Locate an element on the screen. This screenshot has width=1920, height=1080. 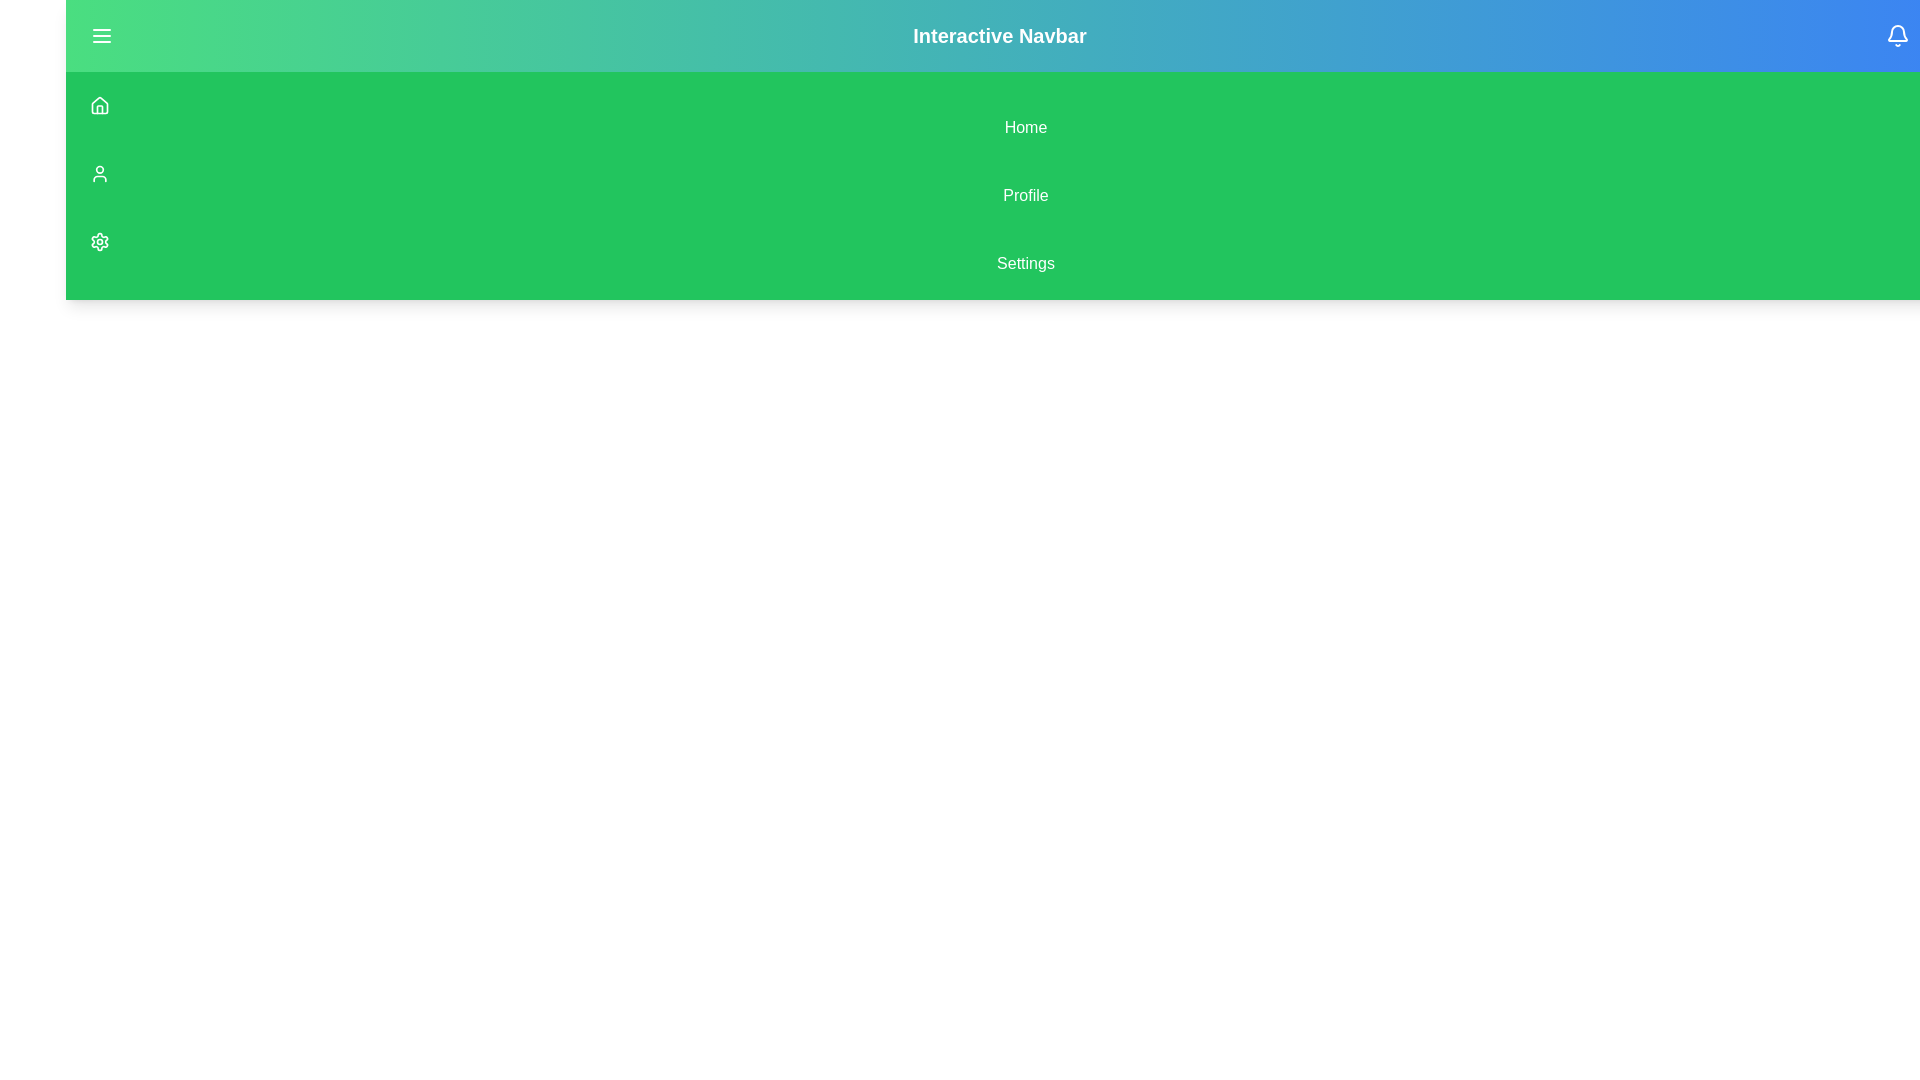
the bell icon button located at the top right corner of the interface is located at coordinates (1896, 35).